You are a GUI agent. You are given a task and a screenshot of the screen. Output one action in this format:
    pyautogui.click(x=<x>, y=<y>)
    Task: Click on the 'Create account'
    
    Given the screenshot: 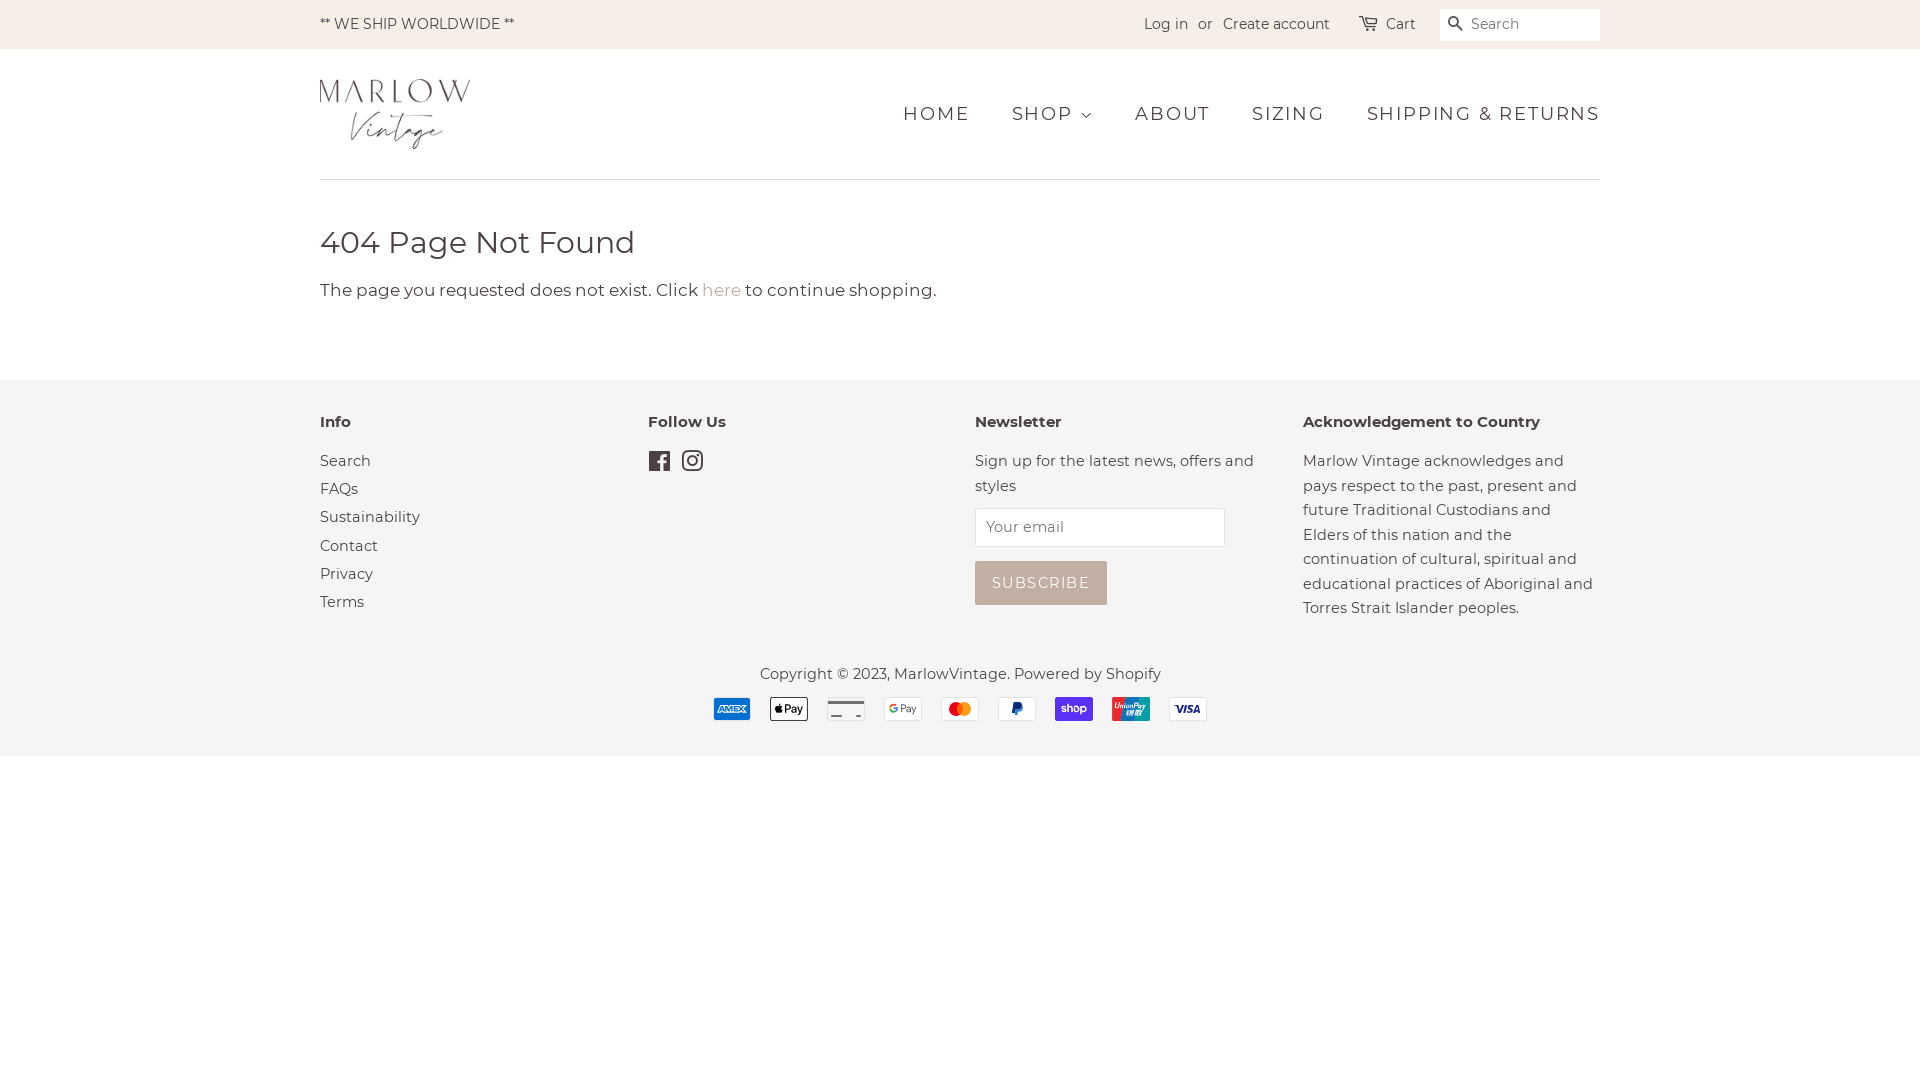 What is the action you would take?
    pyautogui.click(x=1275, y=23)
    